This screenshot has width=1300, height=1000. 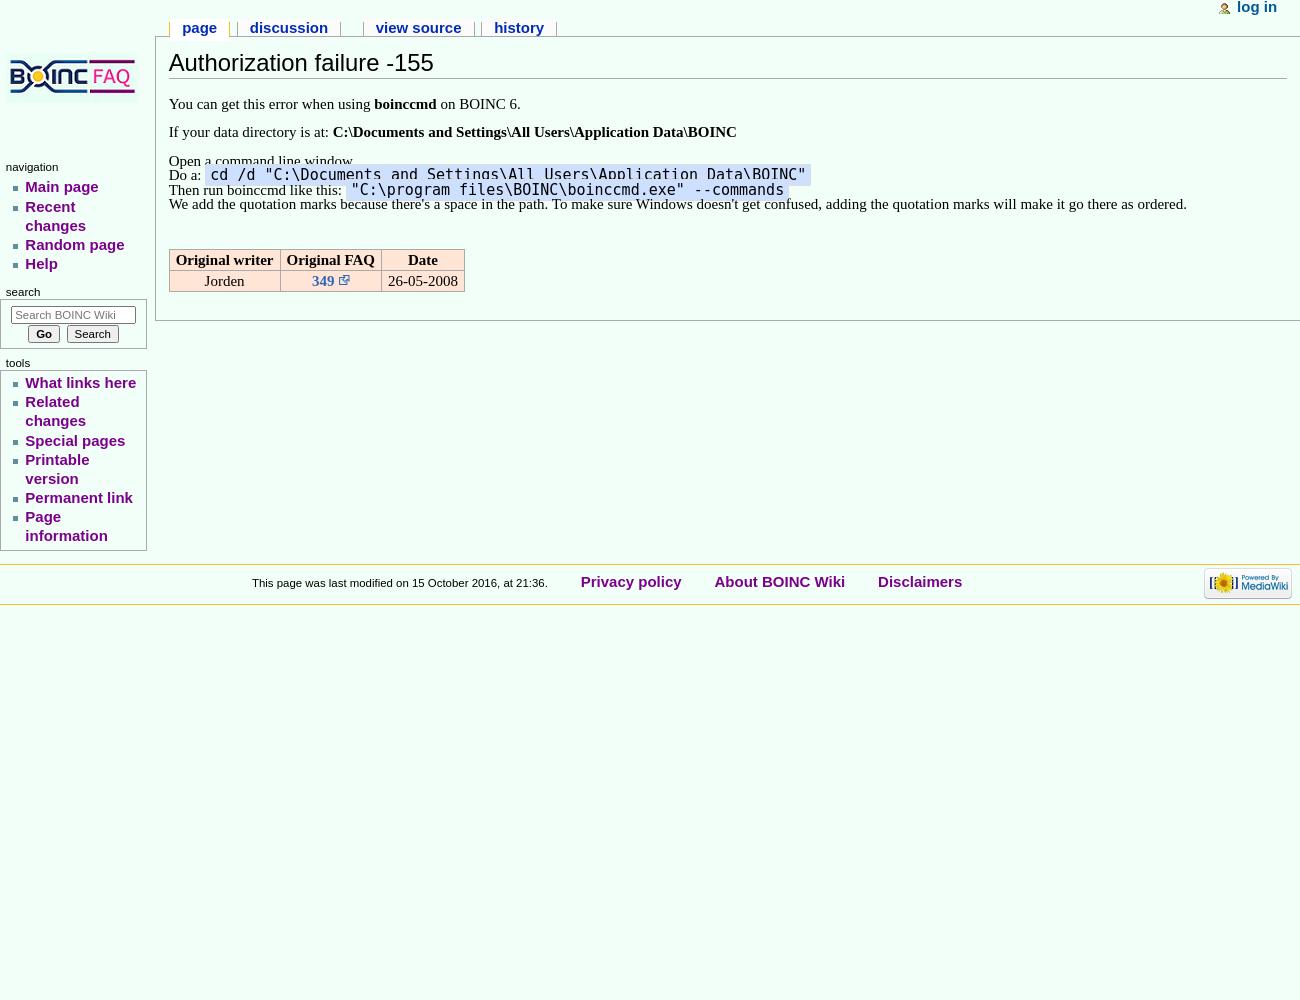 I want to click on 'History', so click(x=518, y=27).